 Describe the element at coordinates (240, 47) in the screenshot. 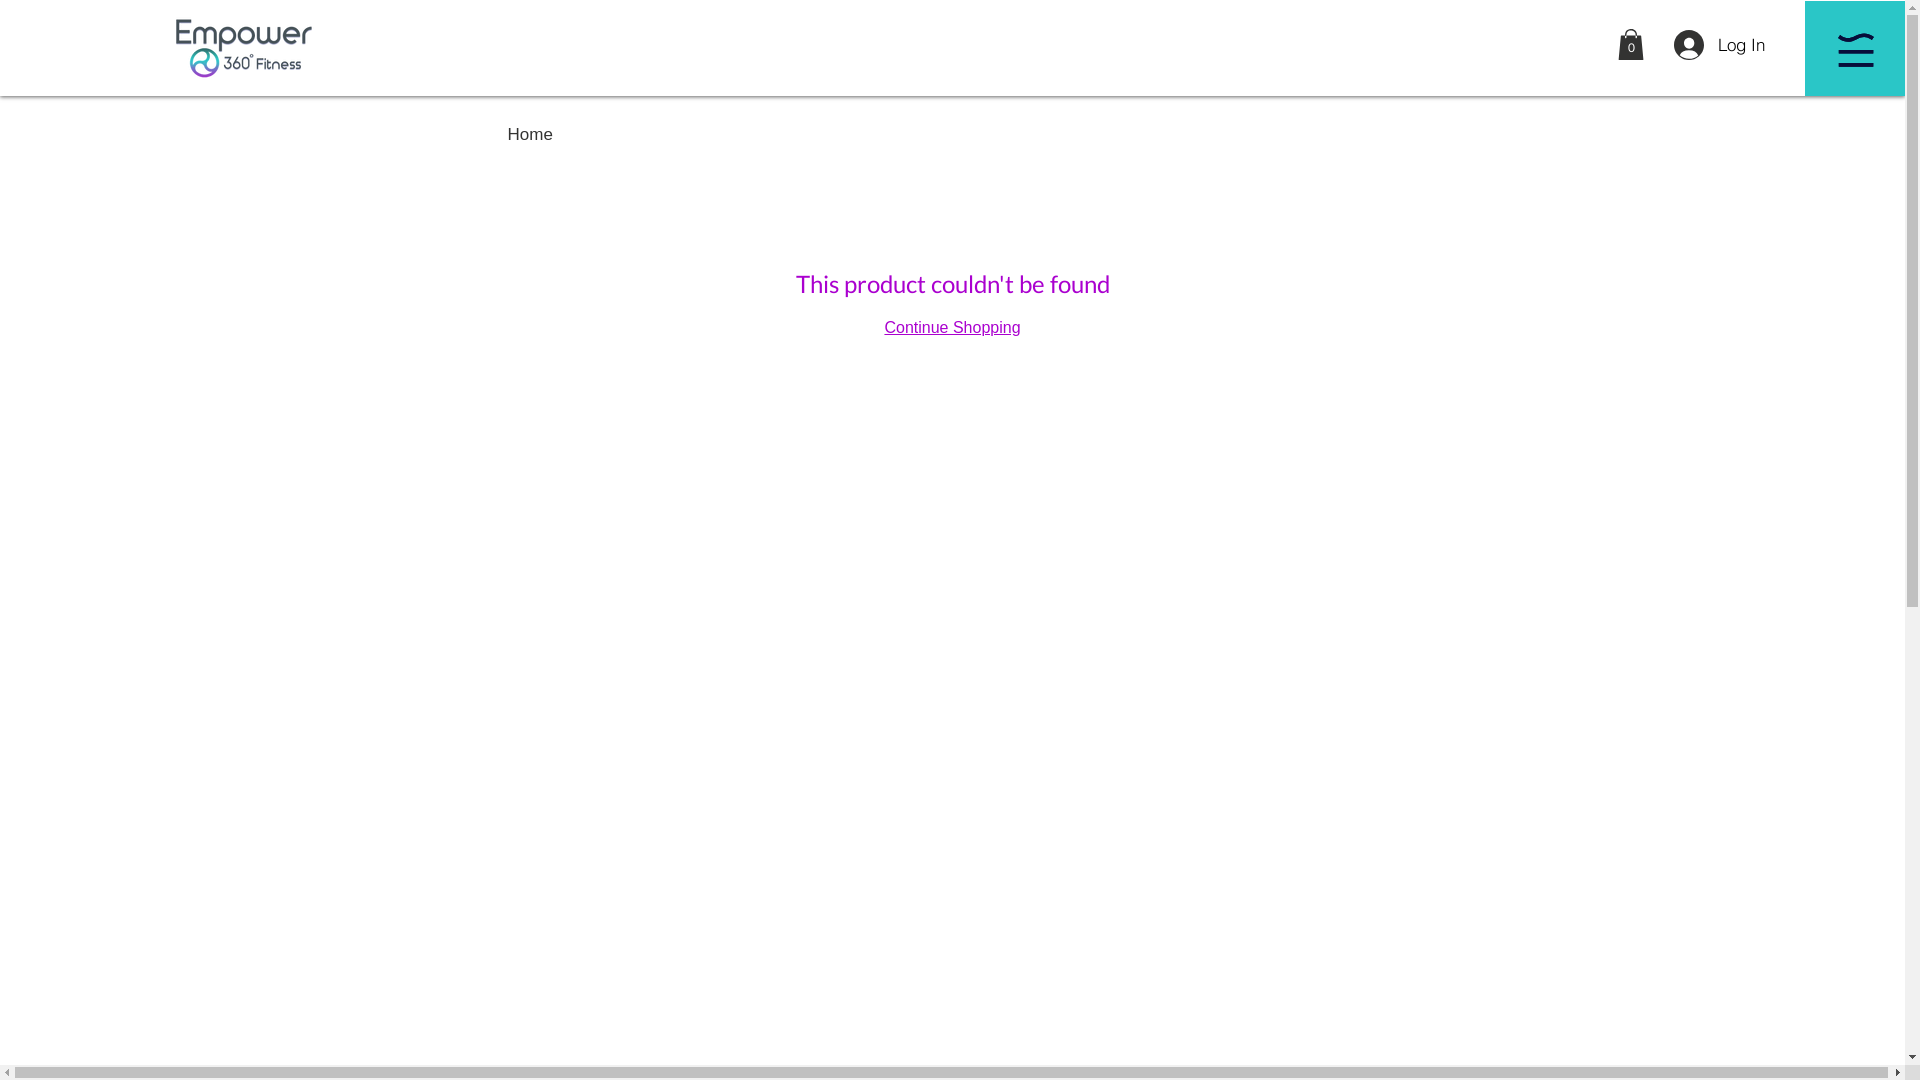

I see `'Empower360Fitness logo'` at that location.